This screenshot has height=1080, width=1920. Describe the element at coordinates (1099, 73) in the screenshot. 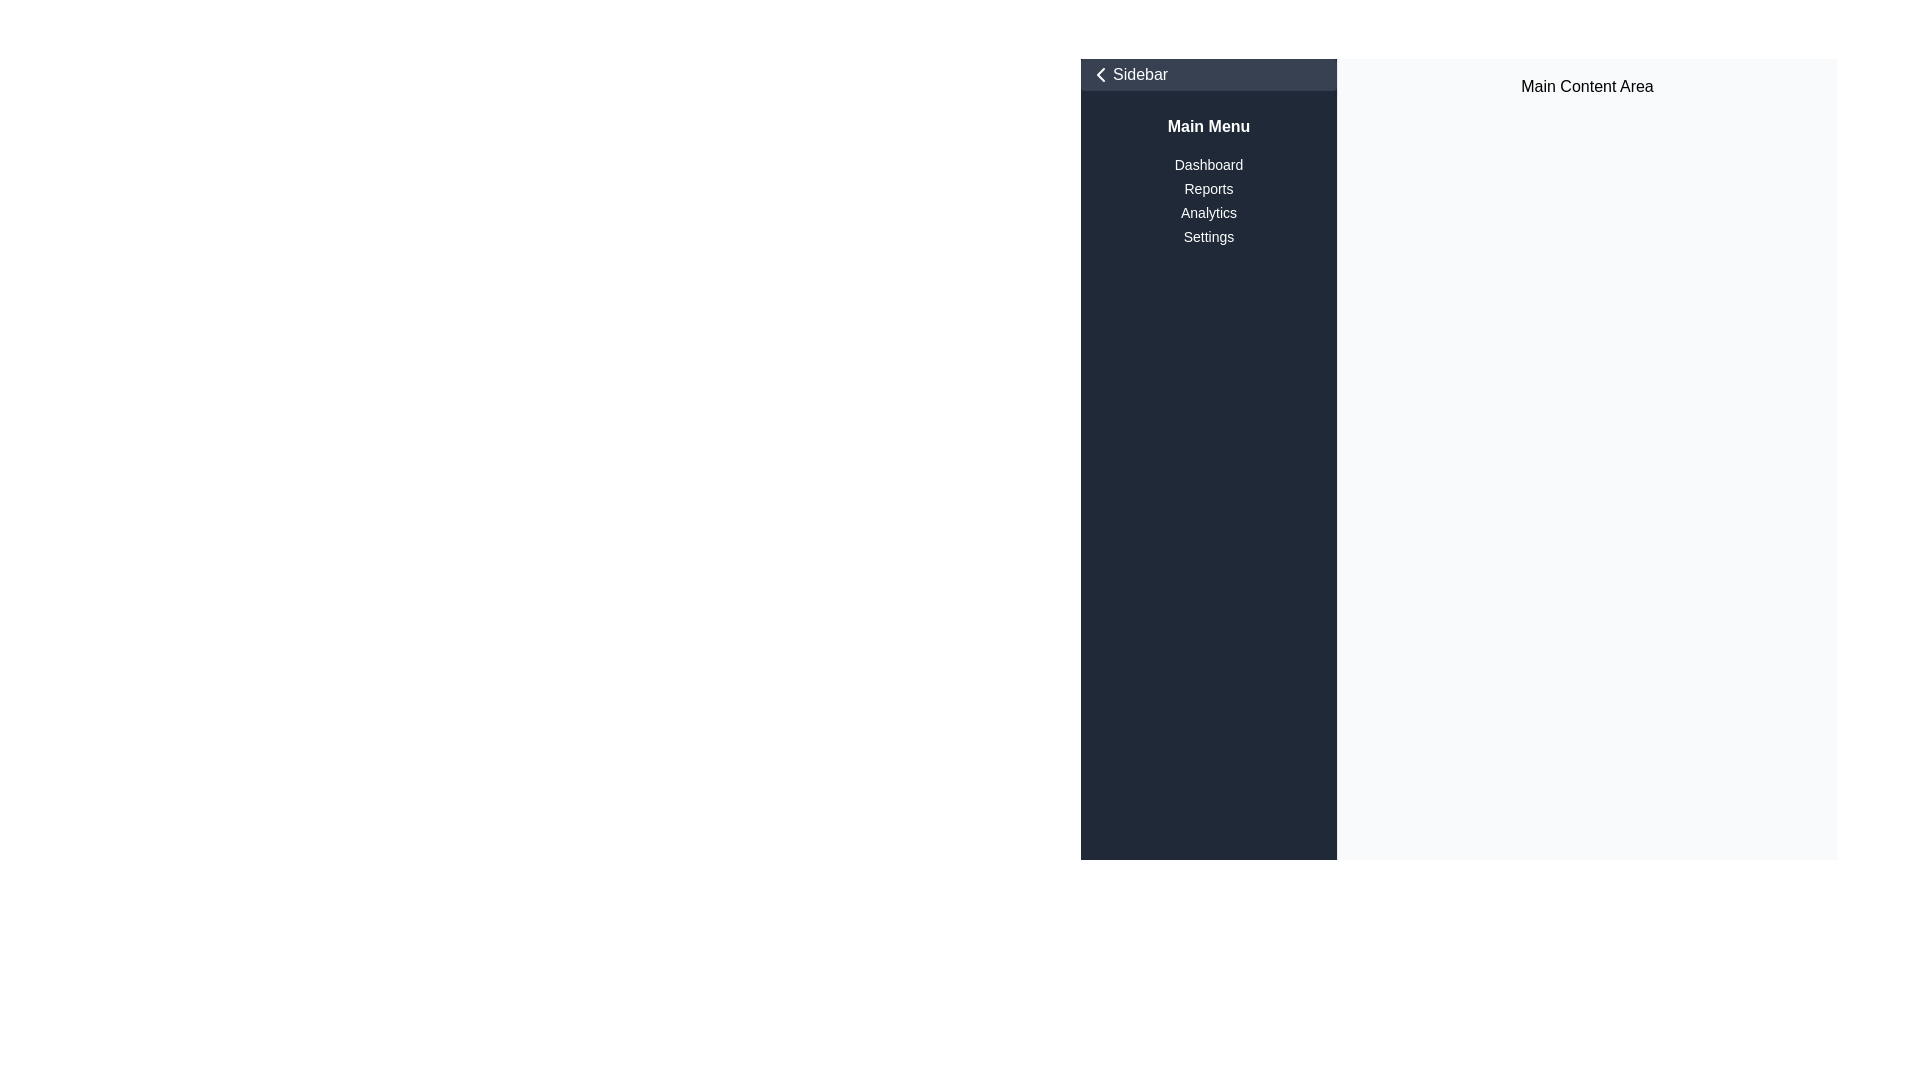

I see `the left-pointing arrow icon located in the top-left corner of the interface within the header area adjacent to the sidebar` at that location.